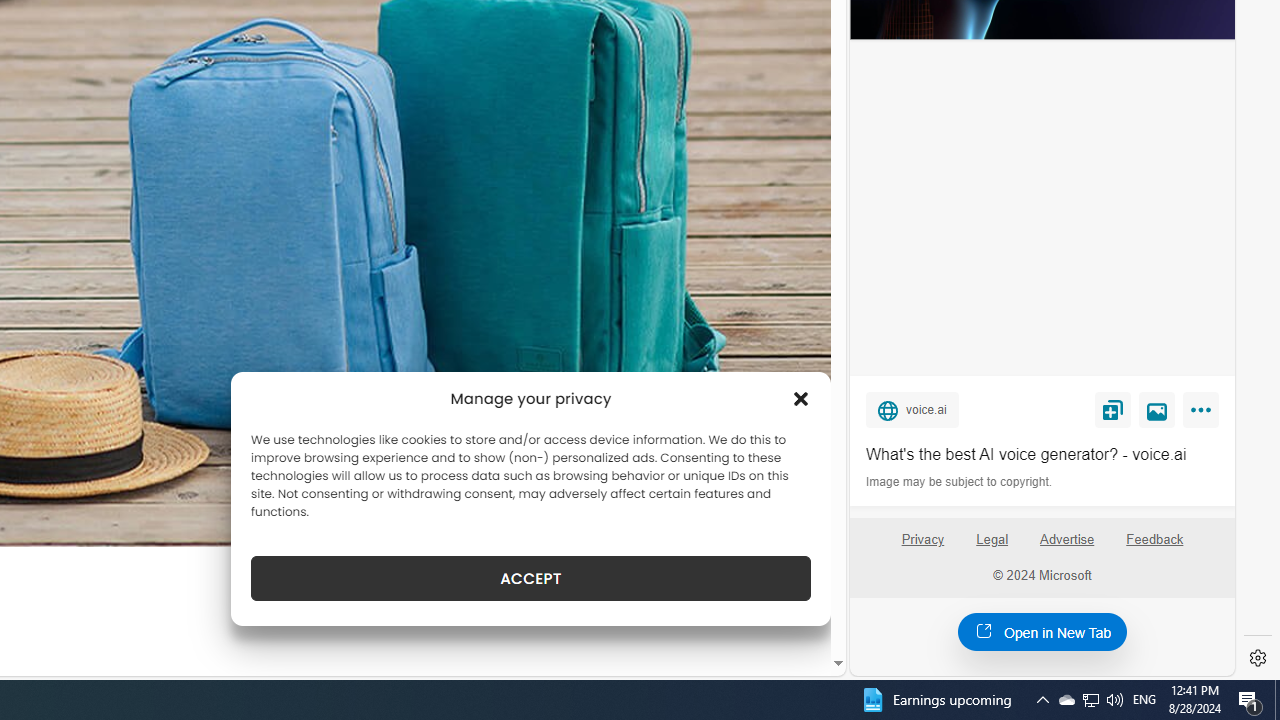 Image resolution: width=1280 pixels, height=720 pixels. Describe the element at coordinates (1111, 408) in the screenshot. I see `'Save'` at that location.